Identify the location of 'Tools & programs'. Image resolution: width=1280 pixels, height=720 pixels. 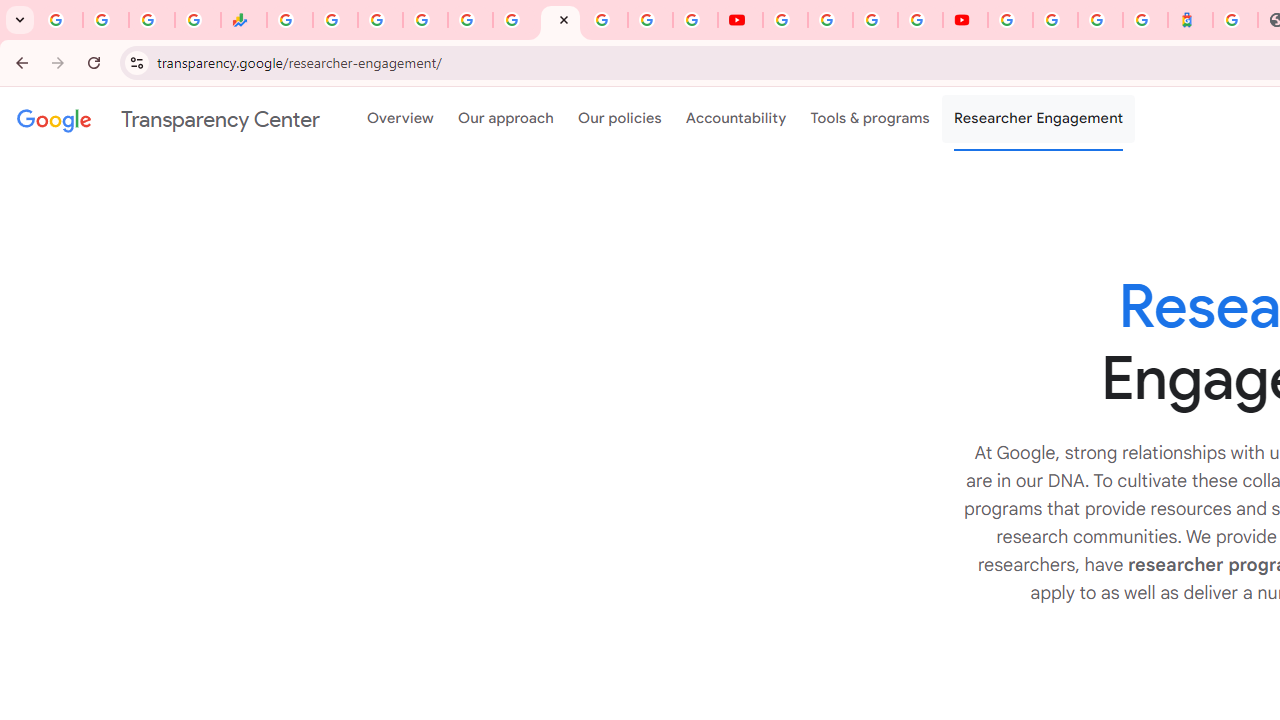
(869, 119).